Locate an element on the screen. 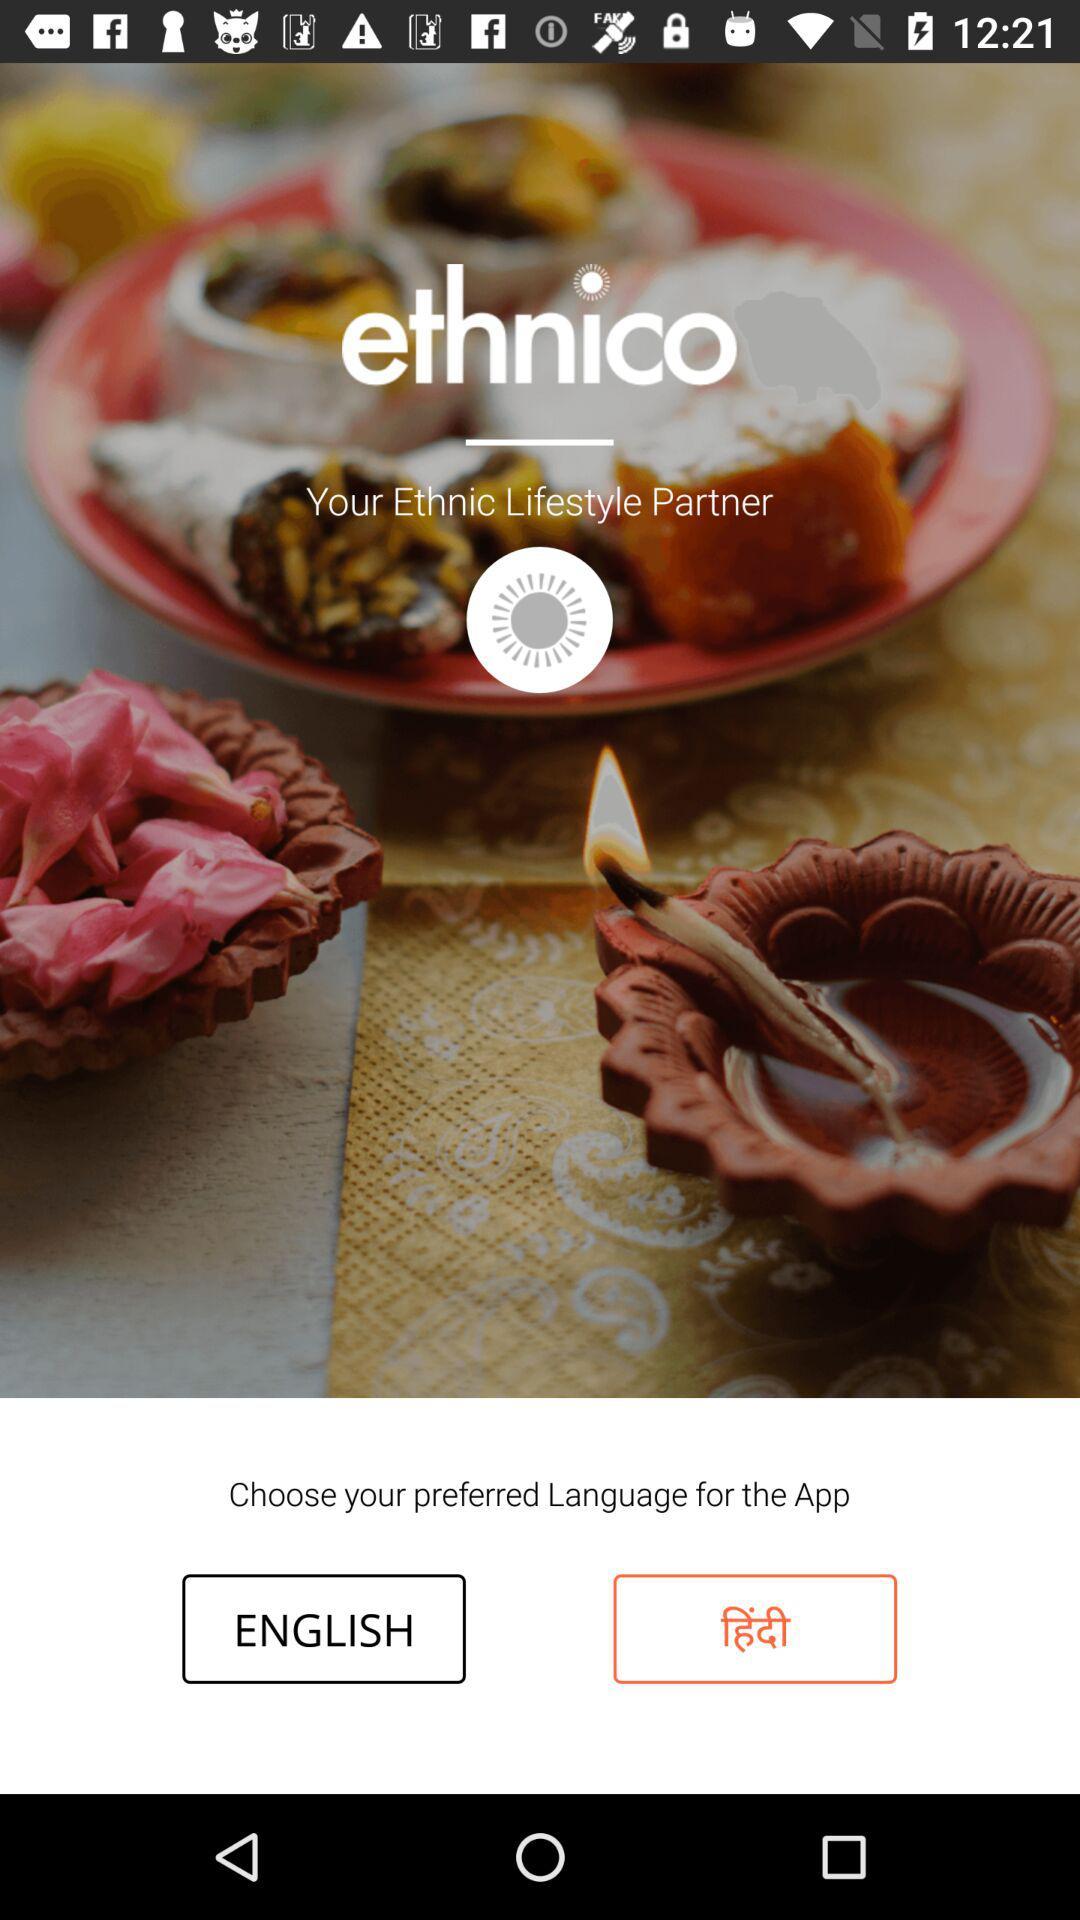 This screenshot has height=1920, width=1080. item to the right of english is located at coordinates (755, 1628).